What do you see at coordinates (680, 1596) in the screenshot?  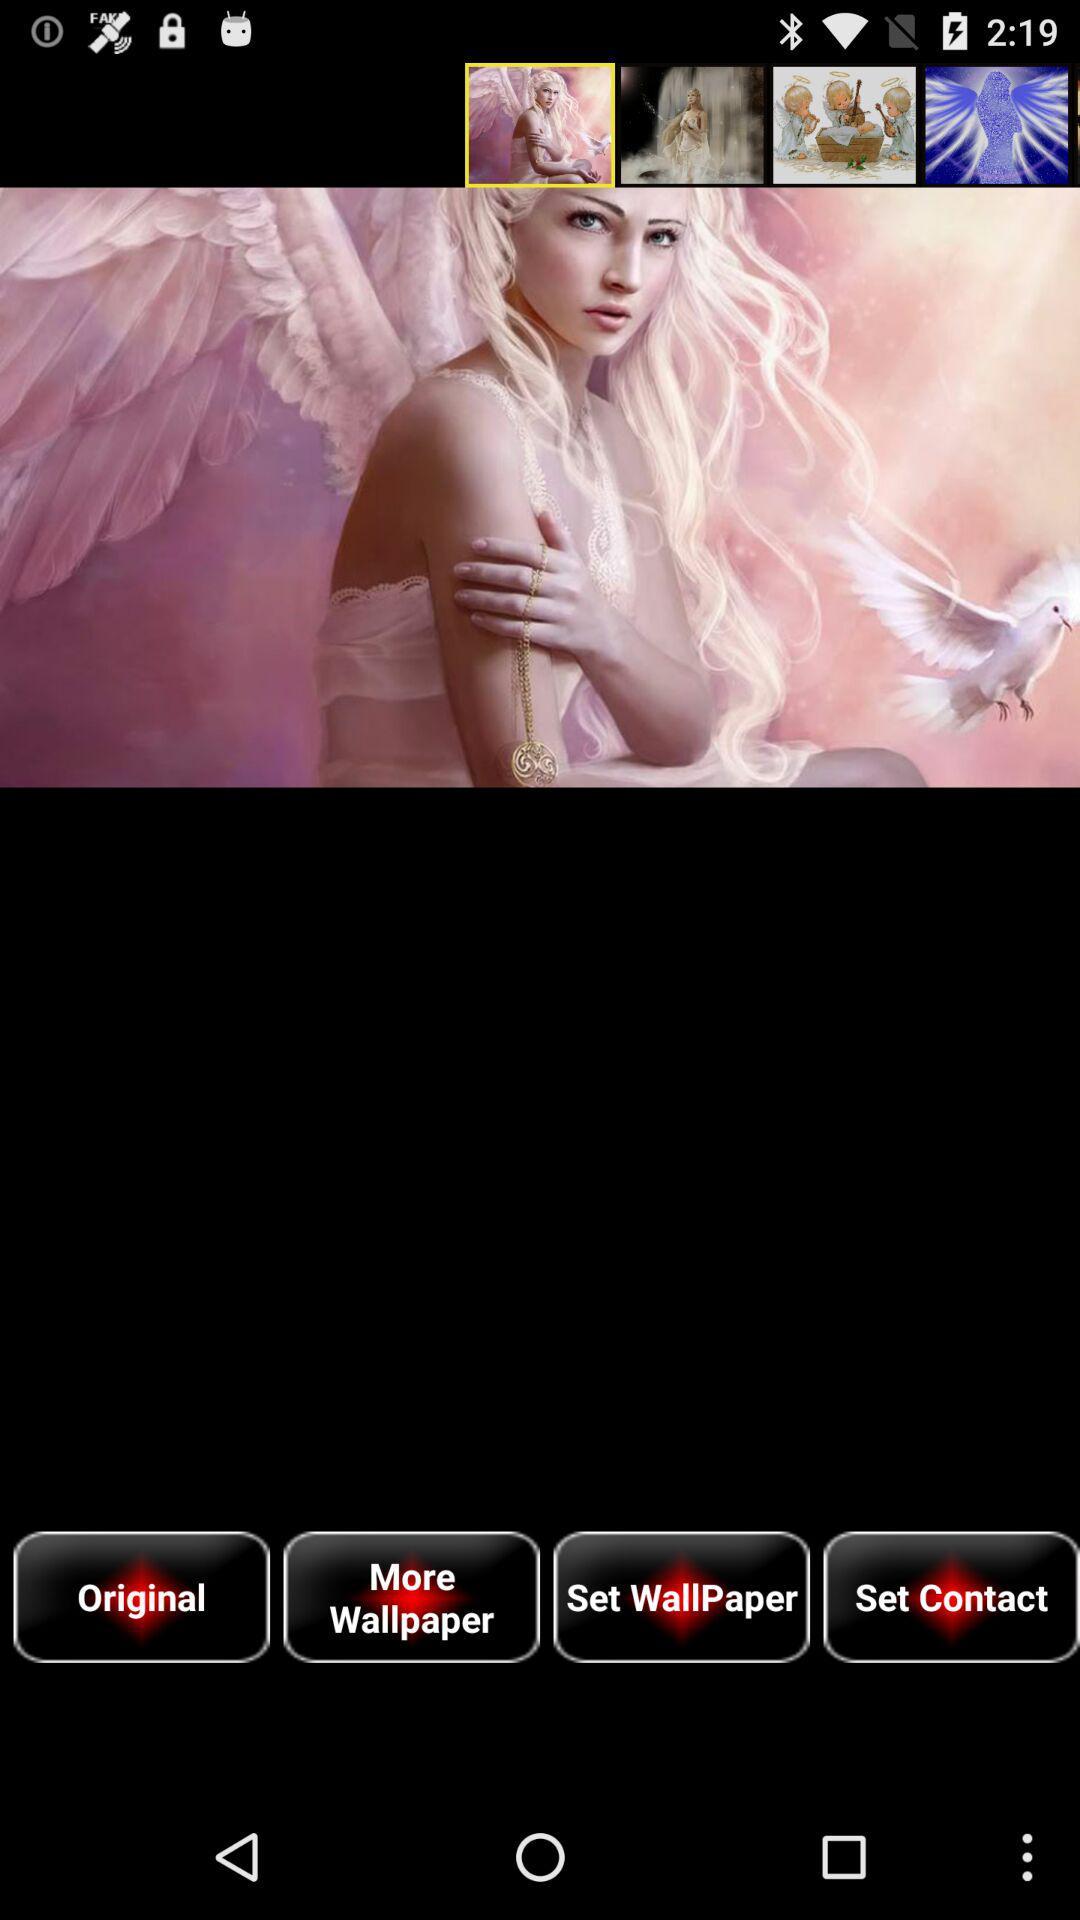 I see `the item to the left of the set contact icon` at bounding box center [680, 1596].